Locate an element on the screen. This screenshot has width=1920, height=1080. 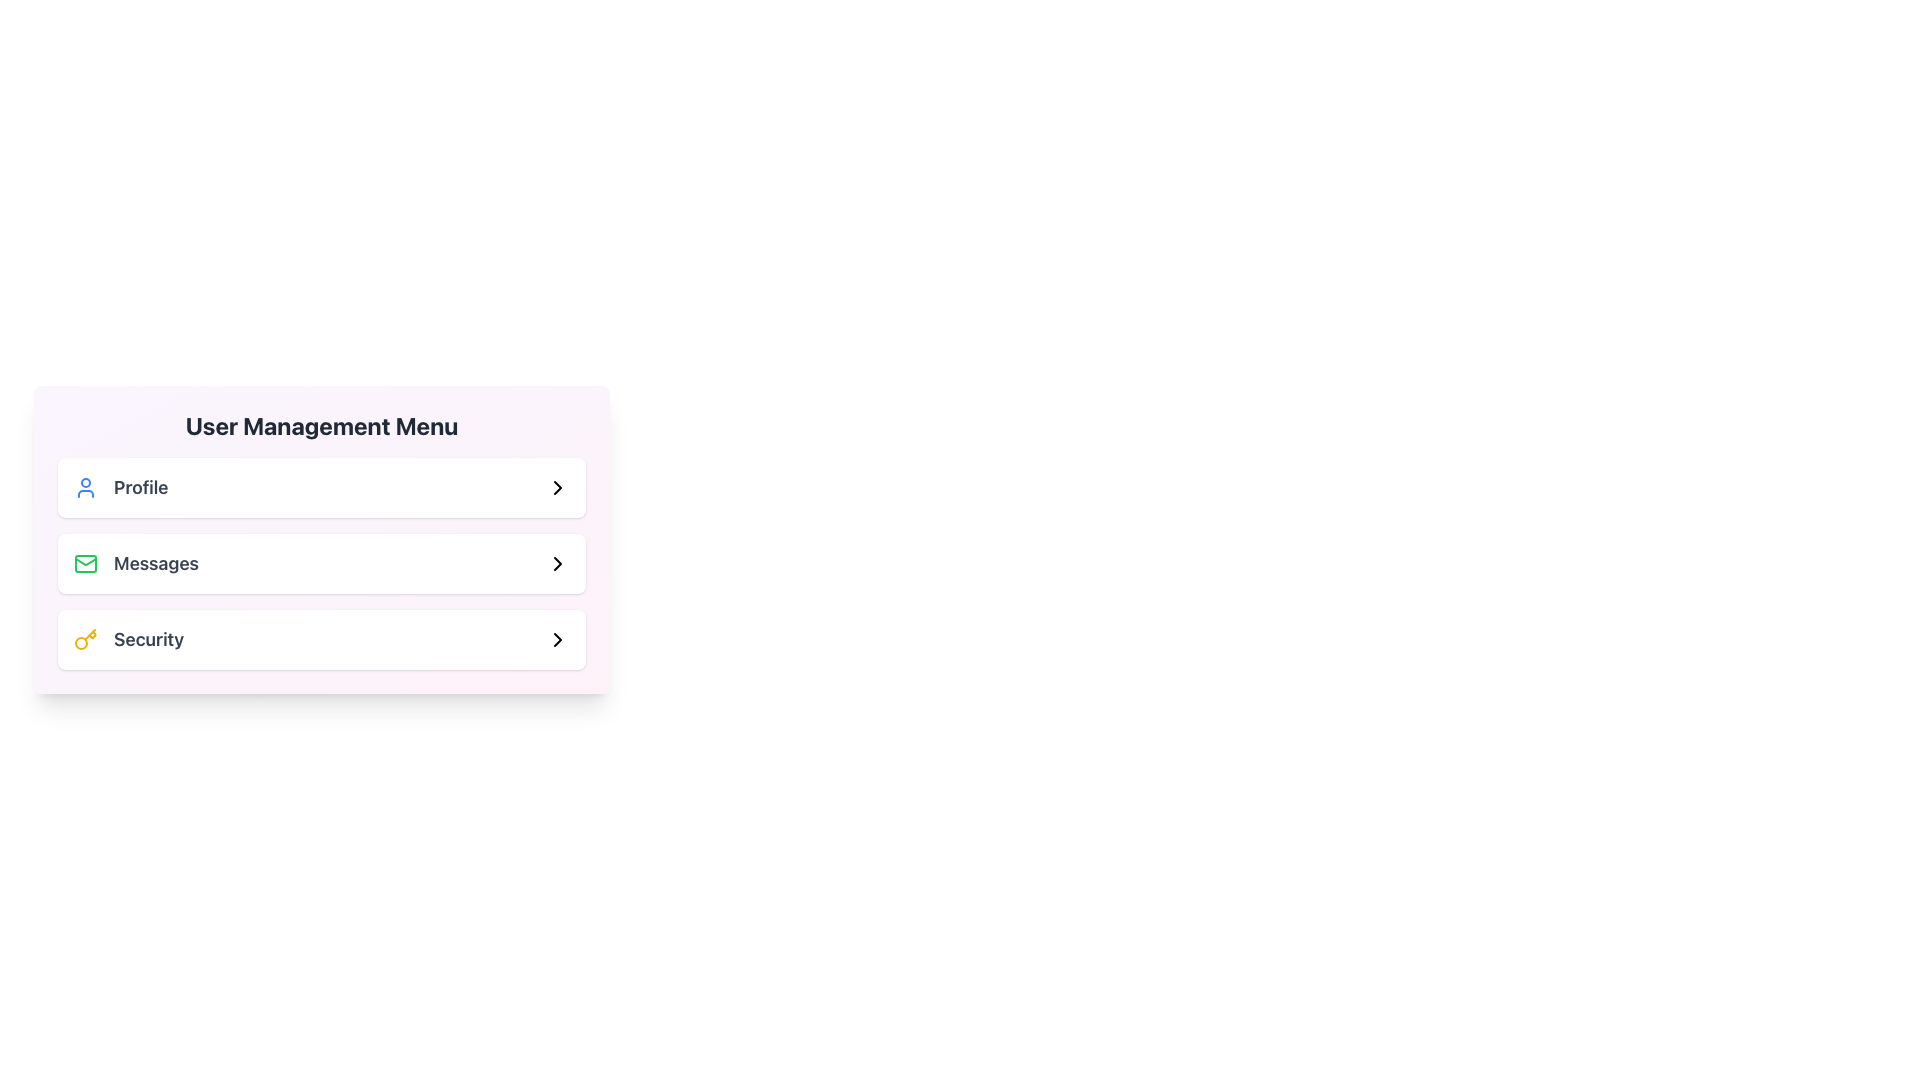
the Chevron icon located at the far right of the 'Profile' menu row within the 'User Management Menu' is located at coordinates (557, 488).